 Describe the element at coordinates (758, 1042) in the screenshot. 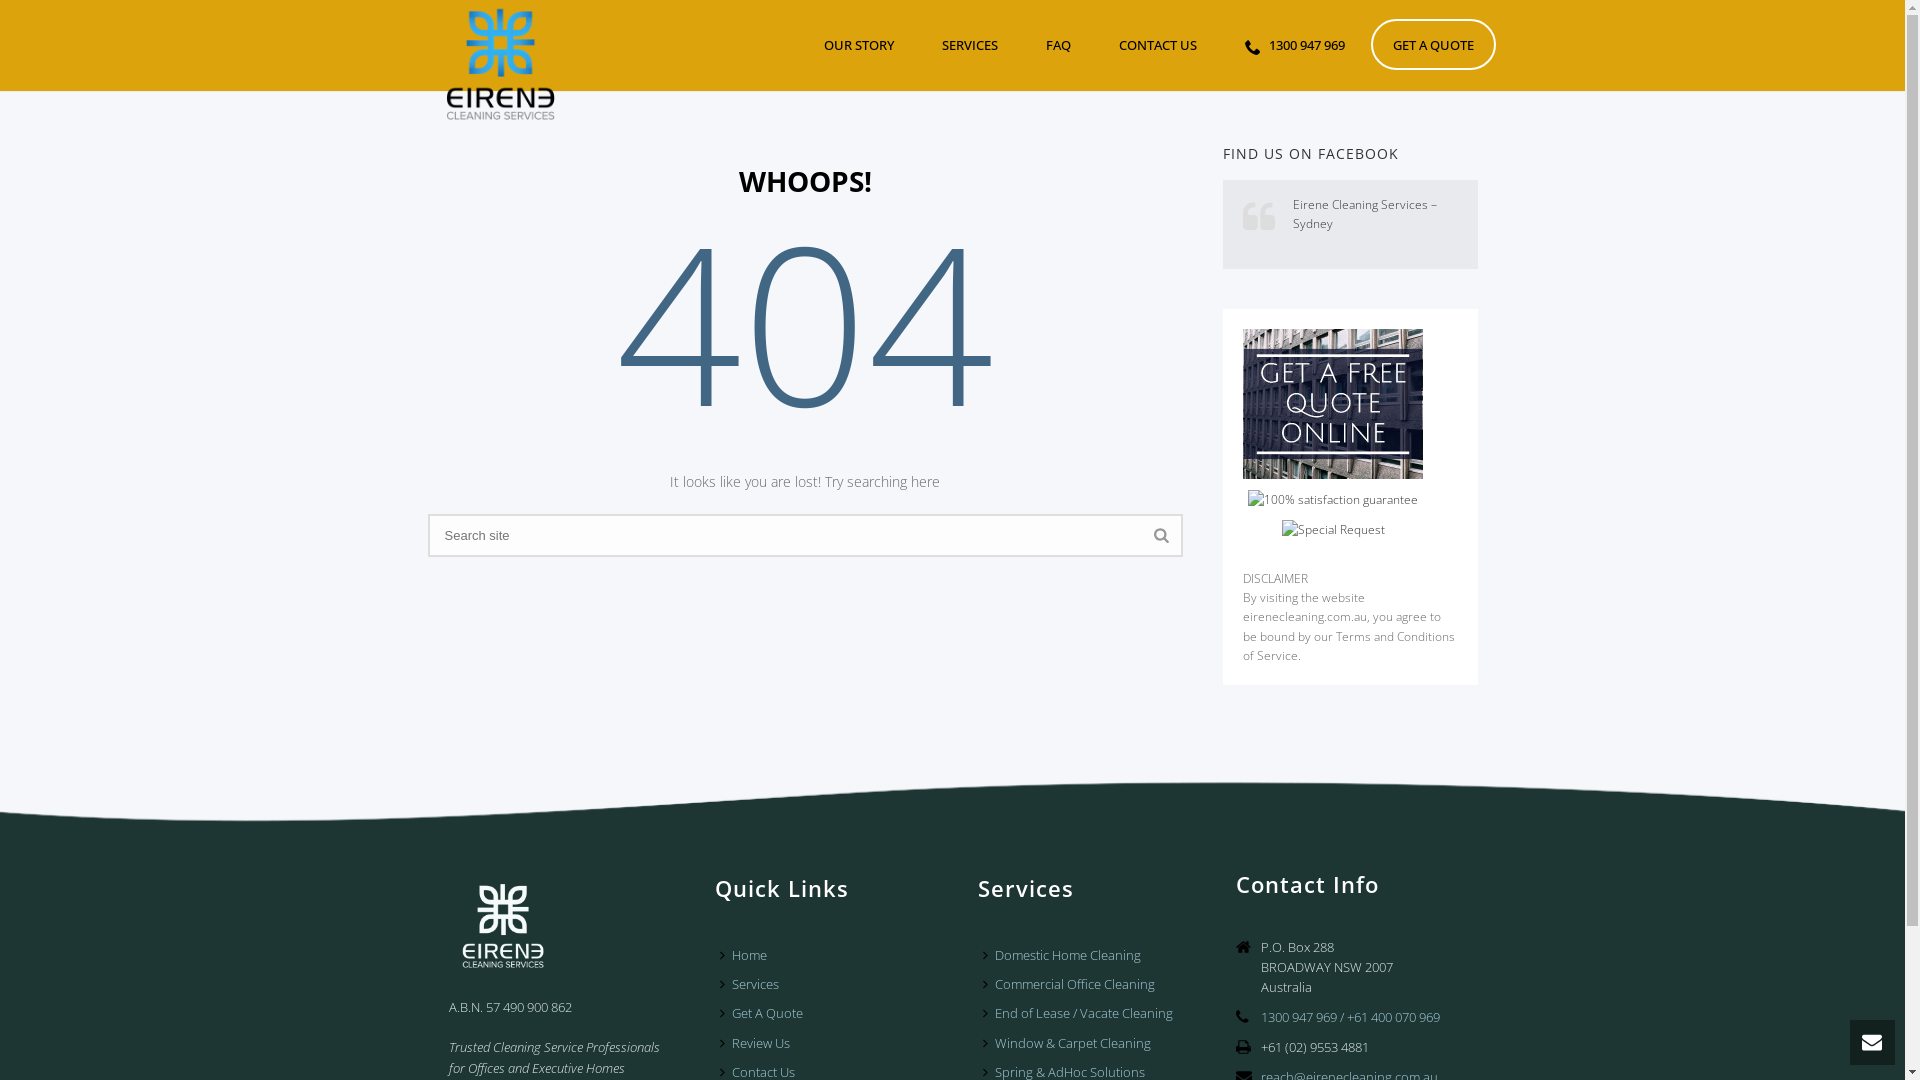

I see `'Review Us'` at that location.